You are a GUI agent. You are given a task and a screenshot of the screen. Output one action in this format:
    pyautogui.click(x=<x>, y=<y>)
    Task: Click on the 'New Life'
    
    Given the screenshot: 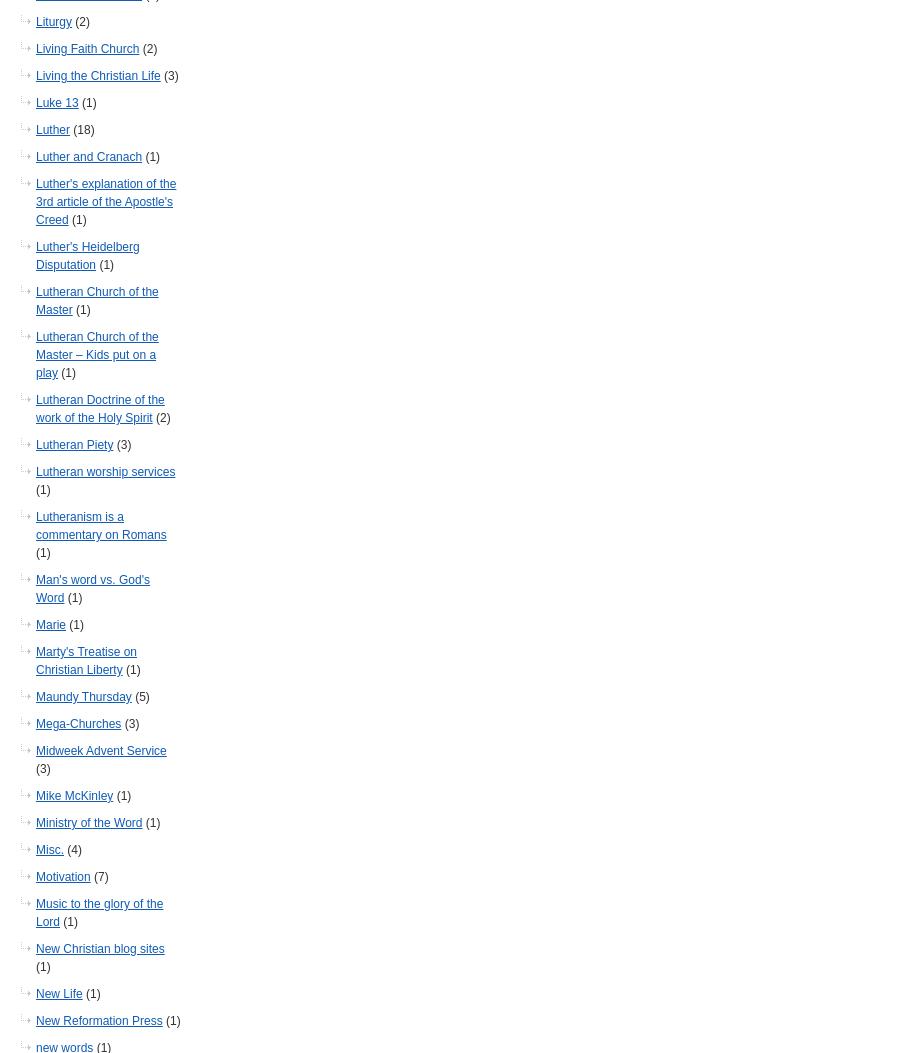 What is the action you would take?
    pyautogui.click(x=59, y=994)
    